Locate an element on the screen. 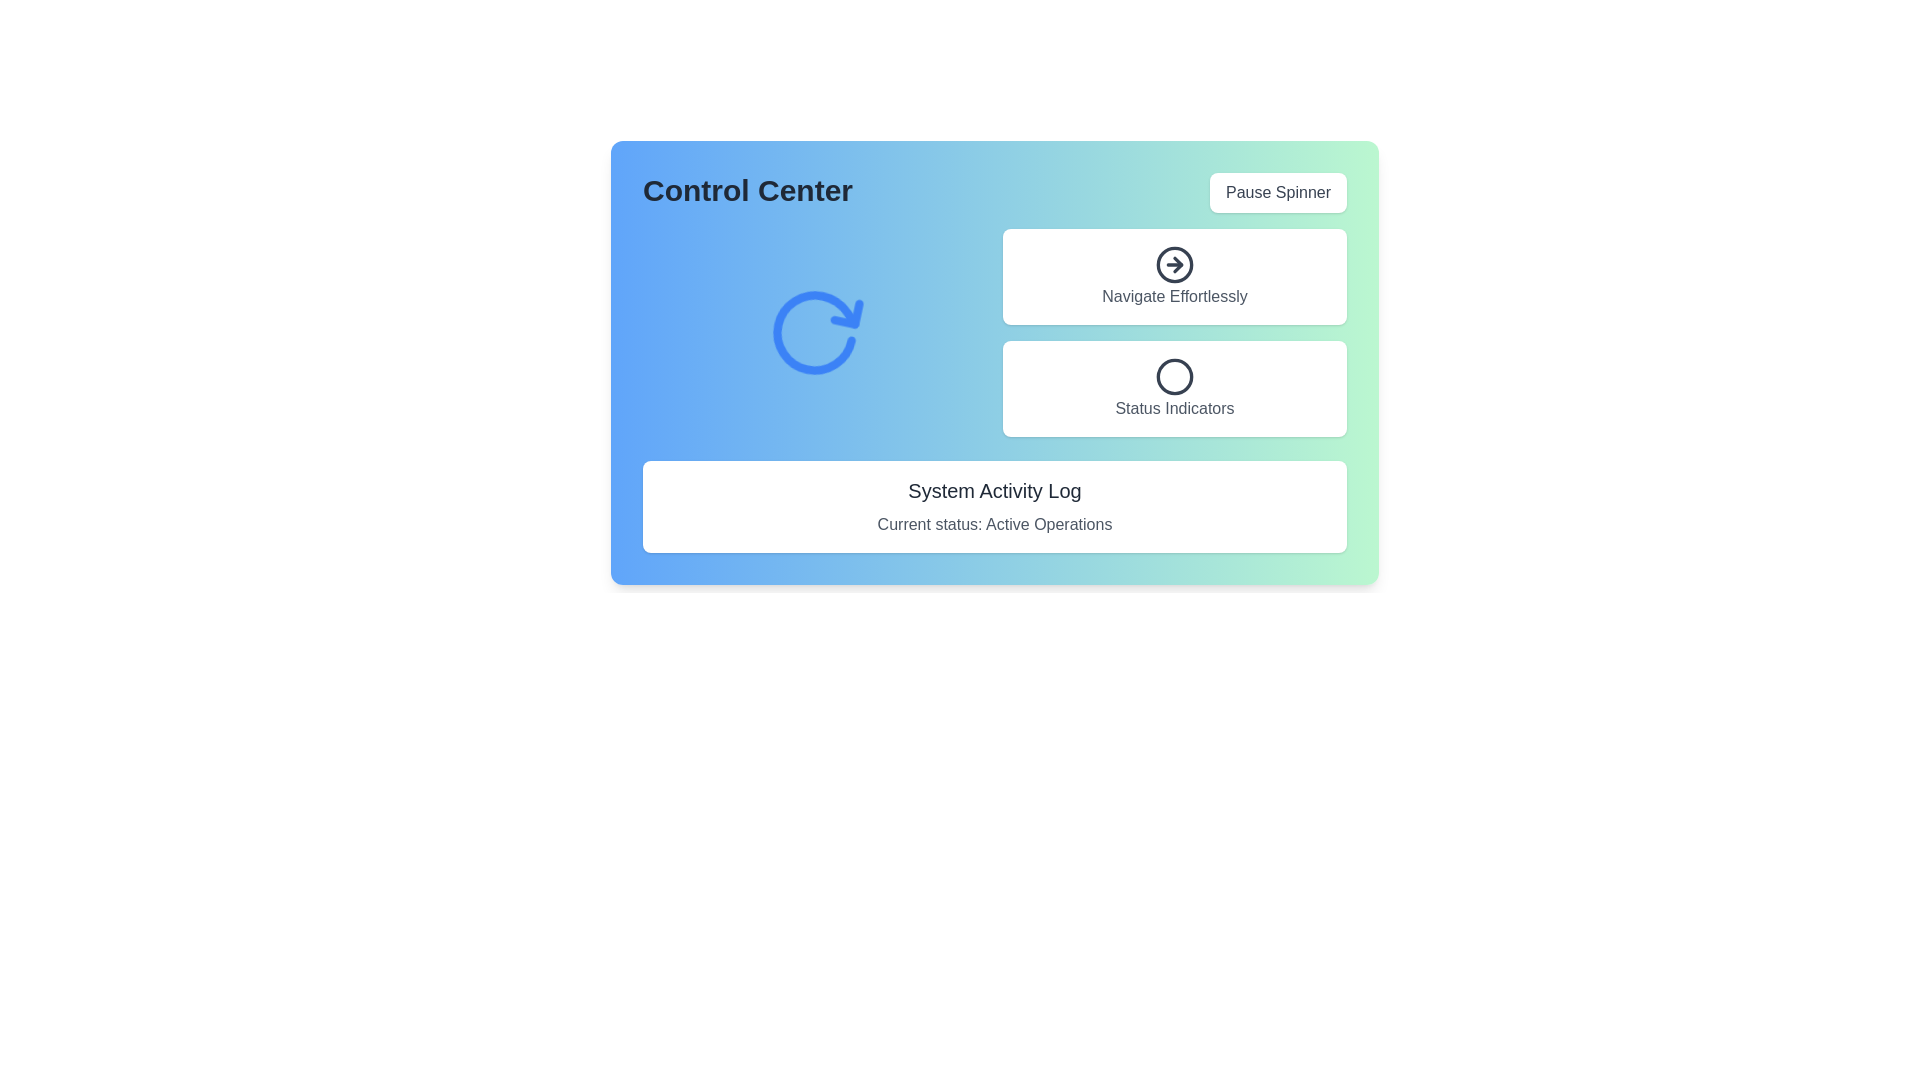 The height and width of the screenshot is (1080, 1920). the visual representation of the circular SVG graphic element located above the text 'Navigate Effortlessly' in the interface is located at coordinates (1175, 262).